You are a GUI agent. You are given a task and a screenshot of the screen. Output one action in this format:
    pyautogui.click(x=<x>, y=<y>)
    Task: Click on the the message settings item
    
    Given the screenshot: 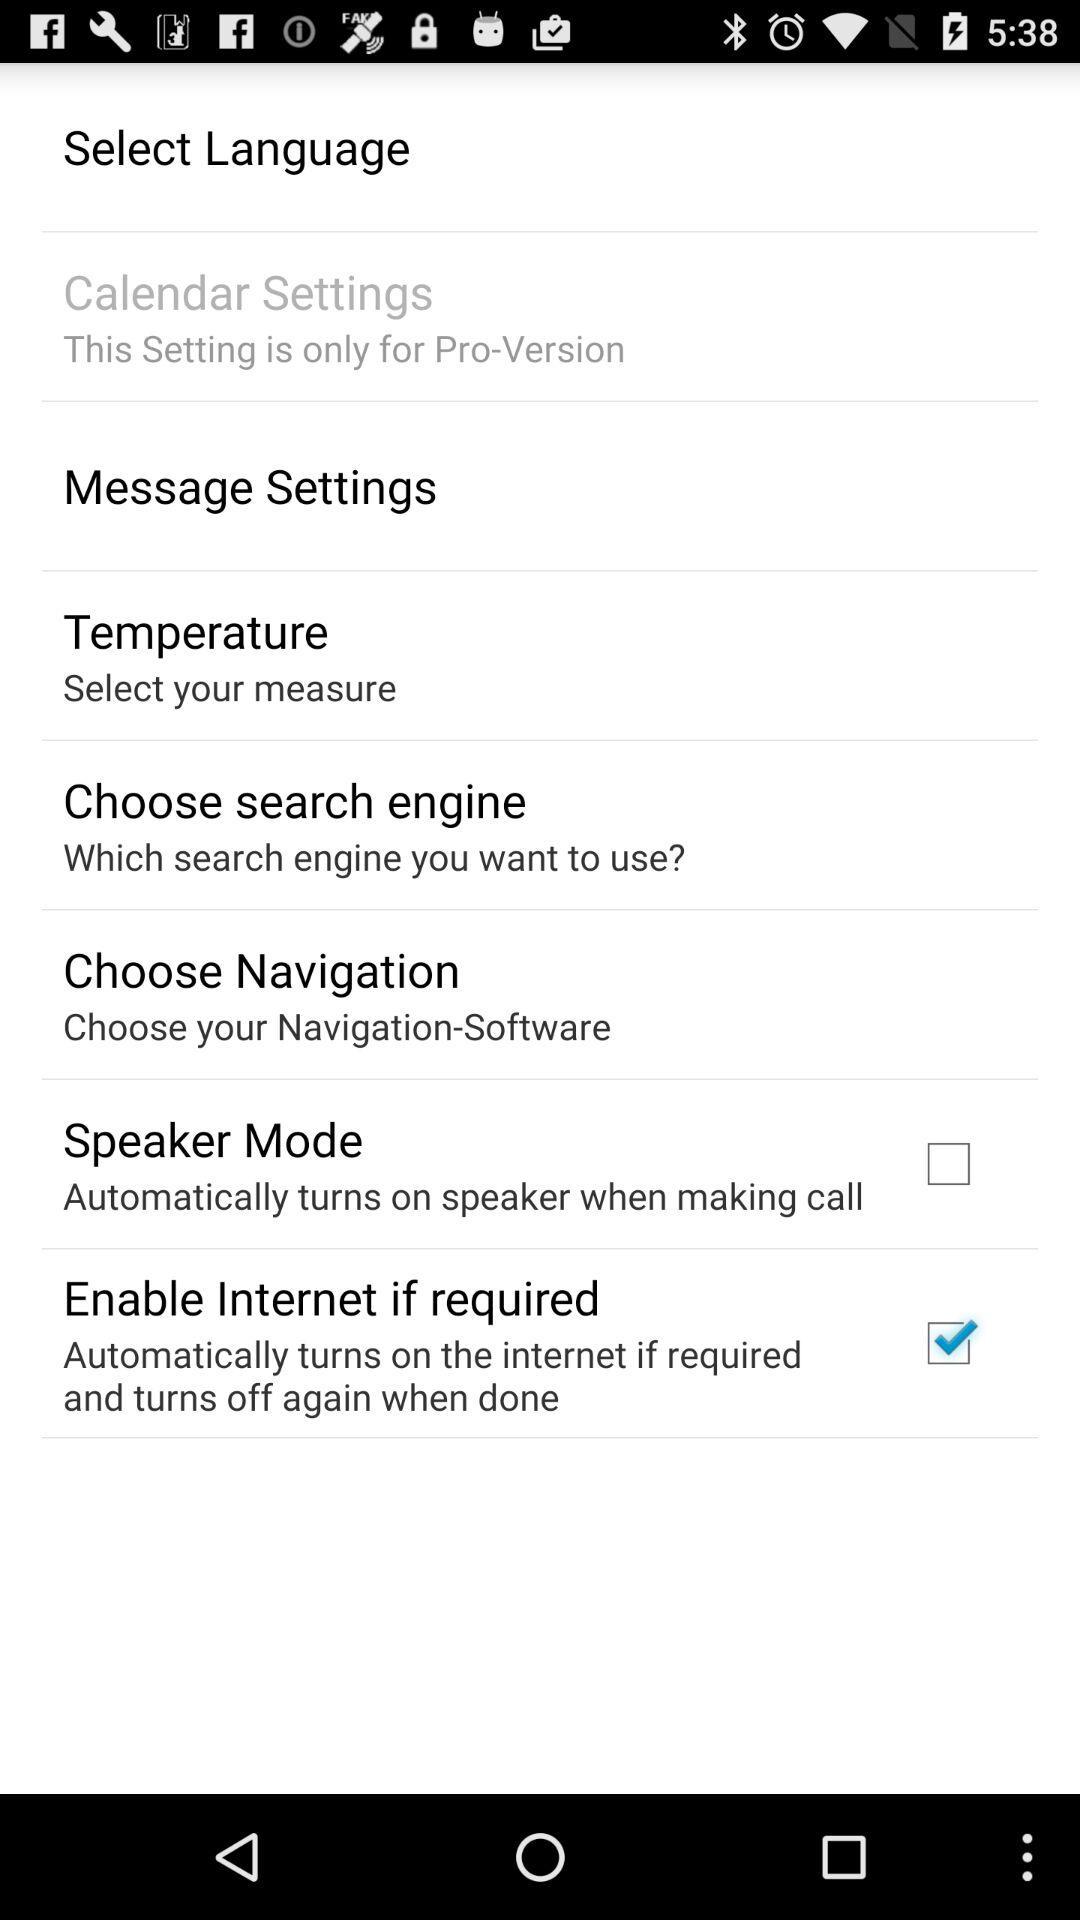 What is the action you would take?
    pyautogui.click(x=249, y=485)
    